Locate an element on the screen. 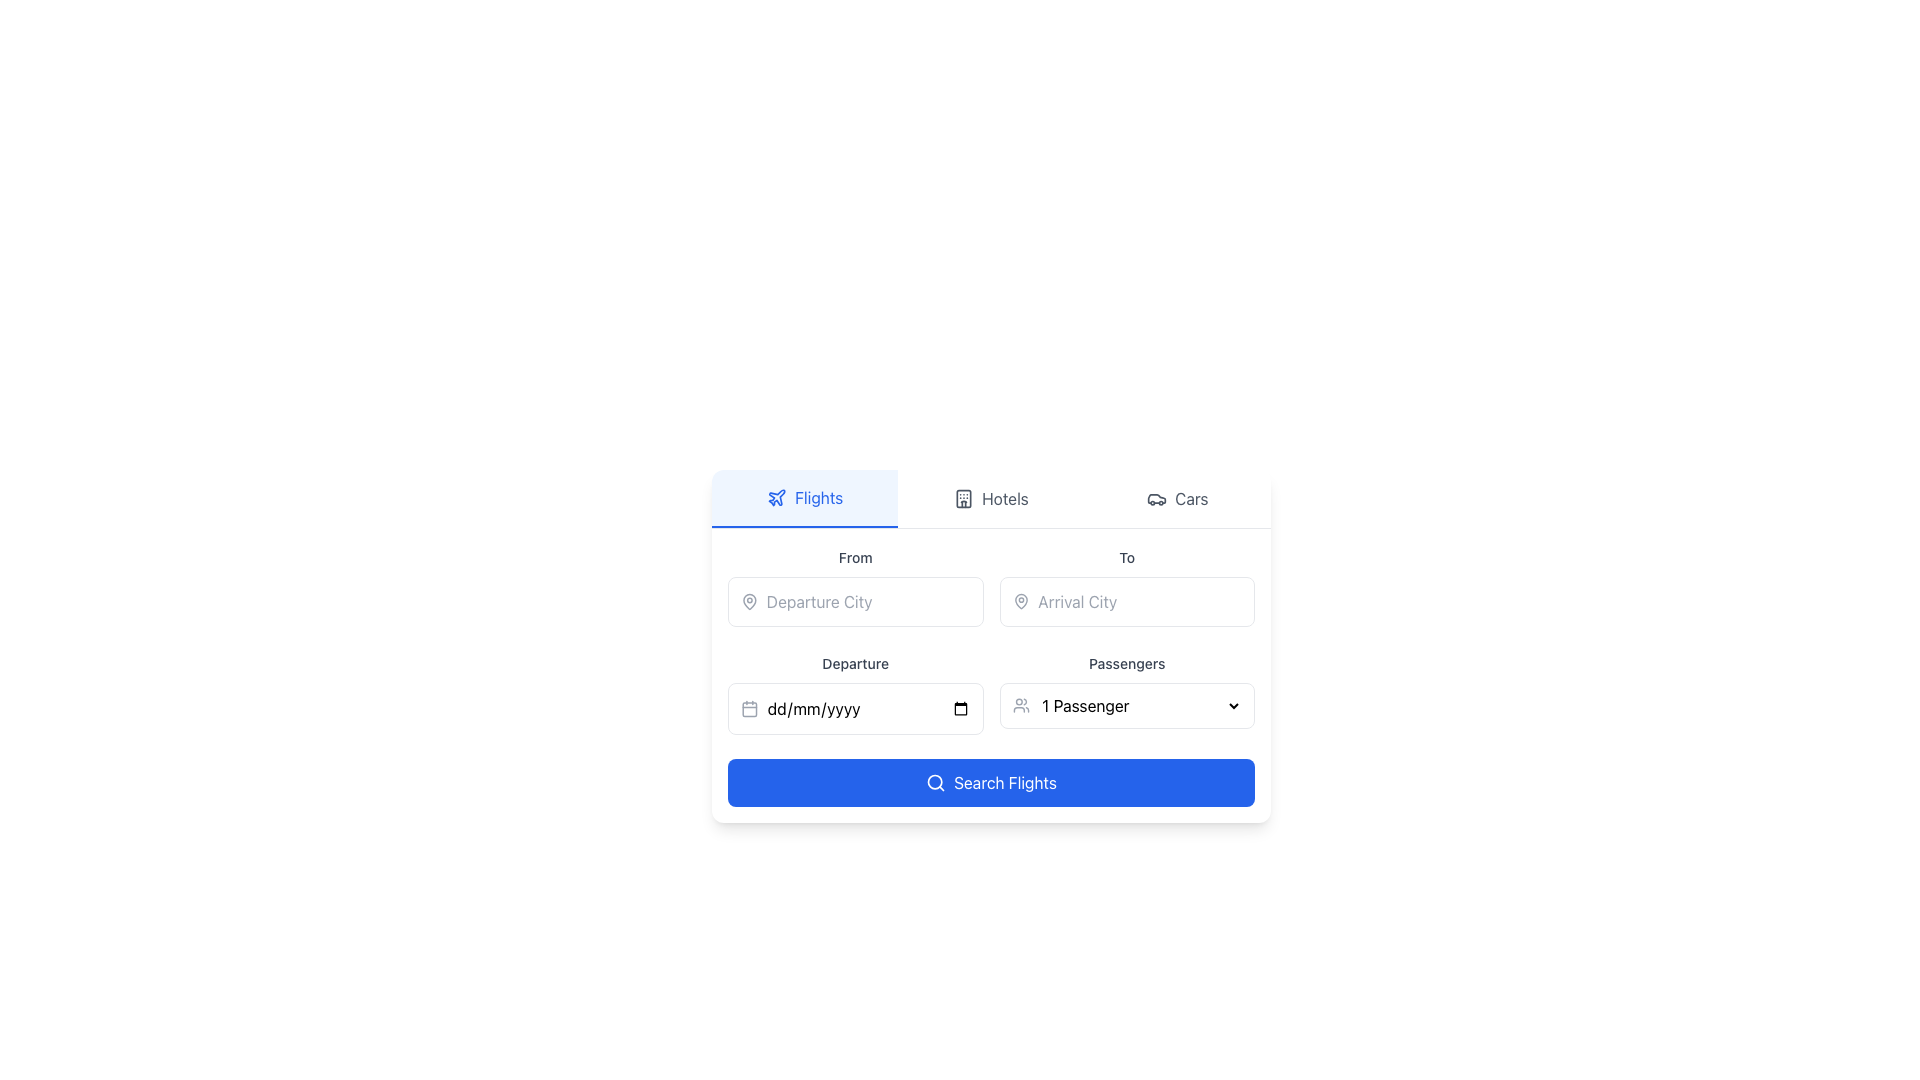 The width and height of the screenshot is (1920, 1080). the 'Hotels' button, which is the second option in a row of three buttons, to select the hotels section of the application is located at coordinates (991, 497).